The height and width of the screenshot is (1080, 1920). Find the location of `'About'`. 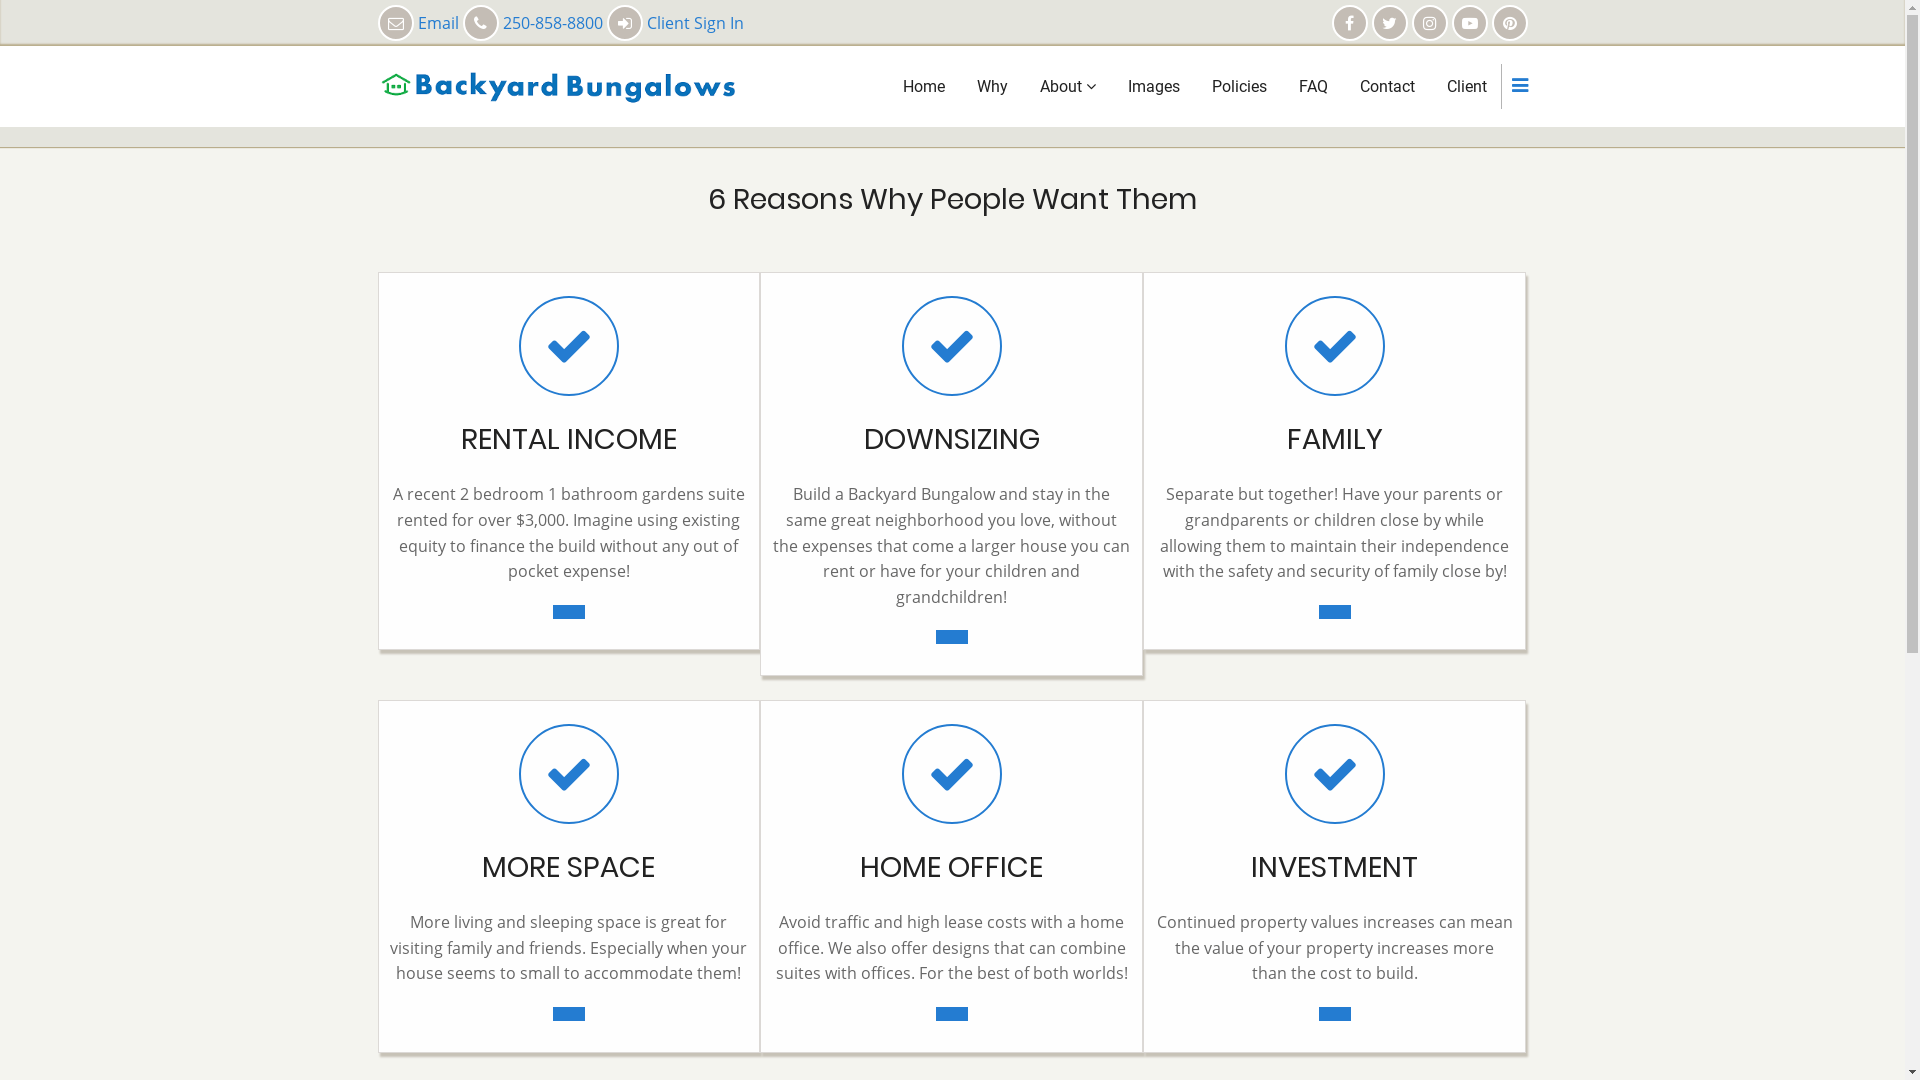

'About' is located at coordinates (1026, 85).